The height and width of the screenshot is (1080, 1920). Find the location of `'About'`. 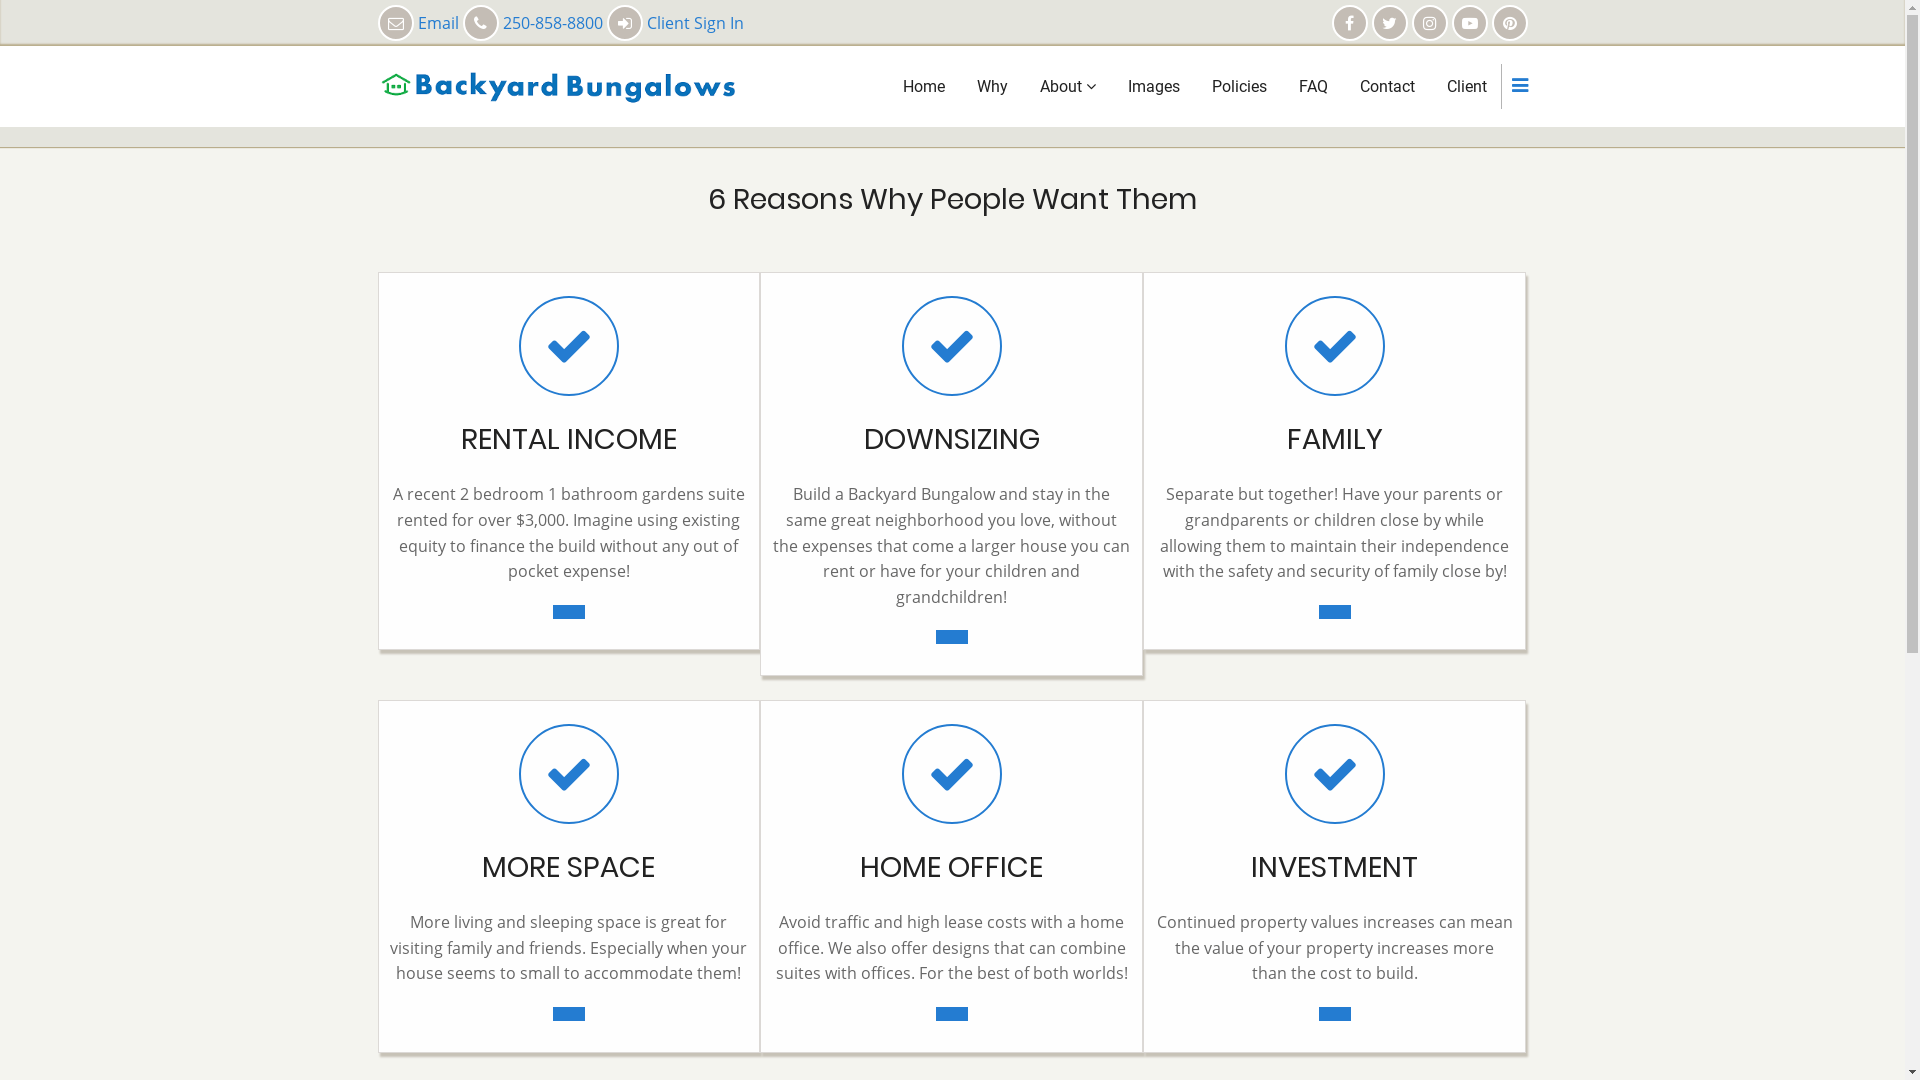

'About' is located at coordinates (1026, 85).